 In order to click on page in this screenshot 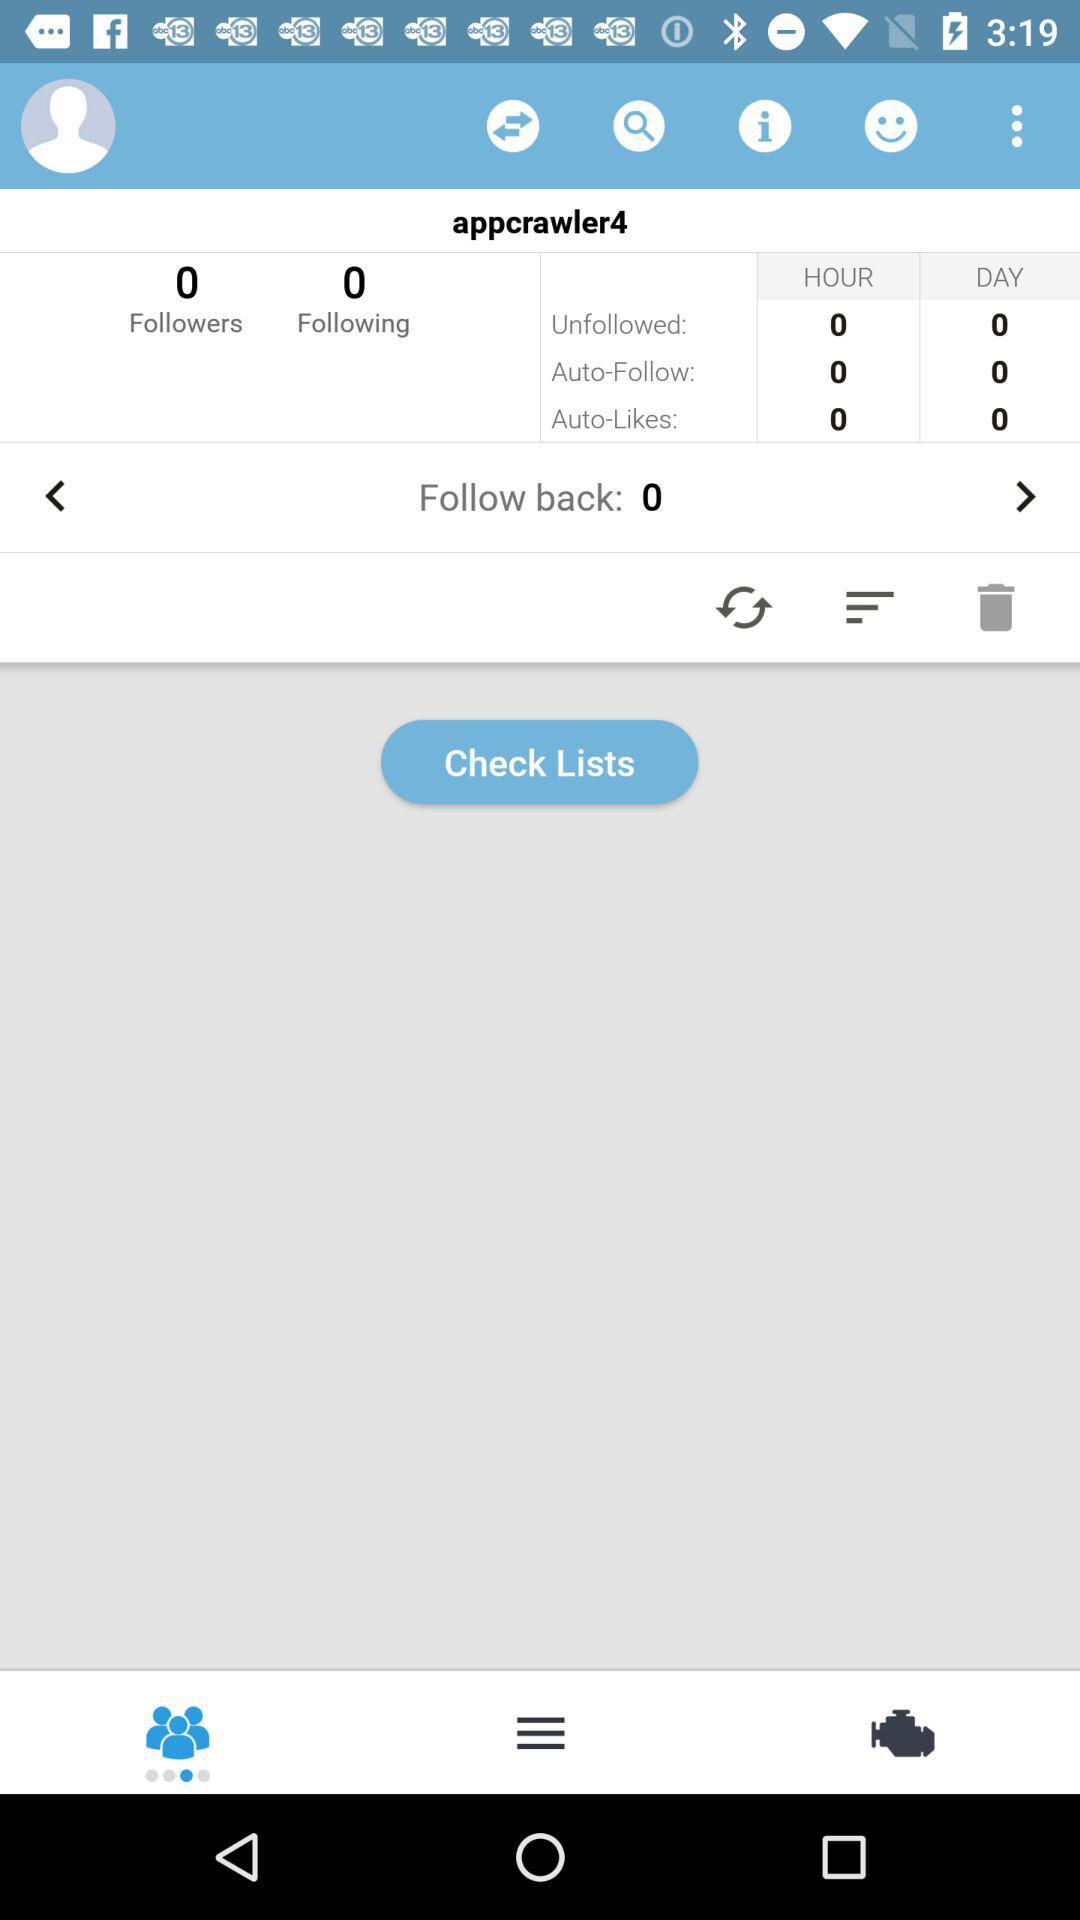, I will do `click(744, 606)`.